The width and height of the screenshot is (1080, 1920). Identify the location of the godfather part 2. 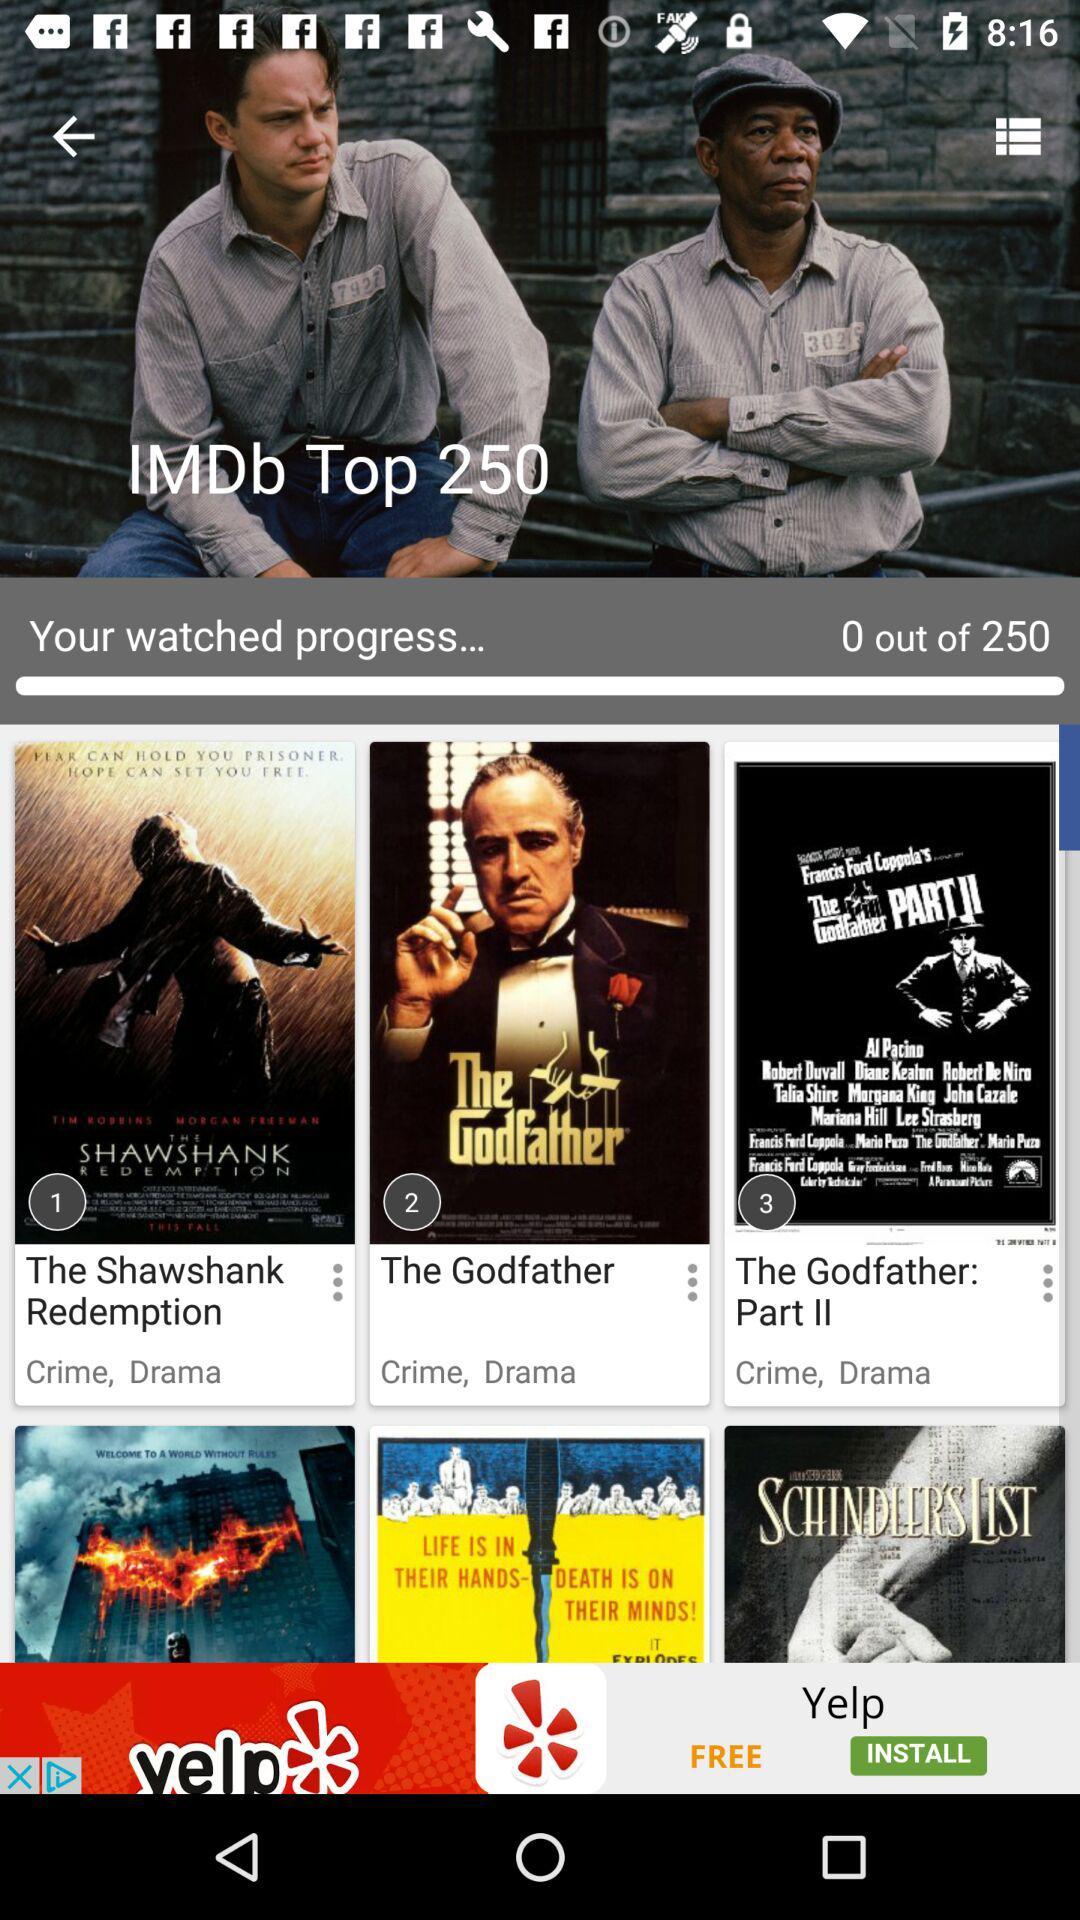
(893, 1045).